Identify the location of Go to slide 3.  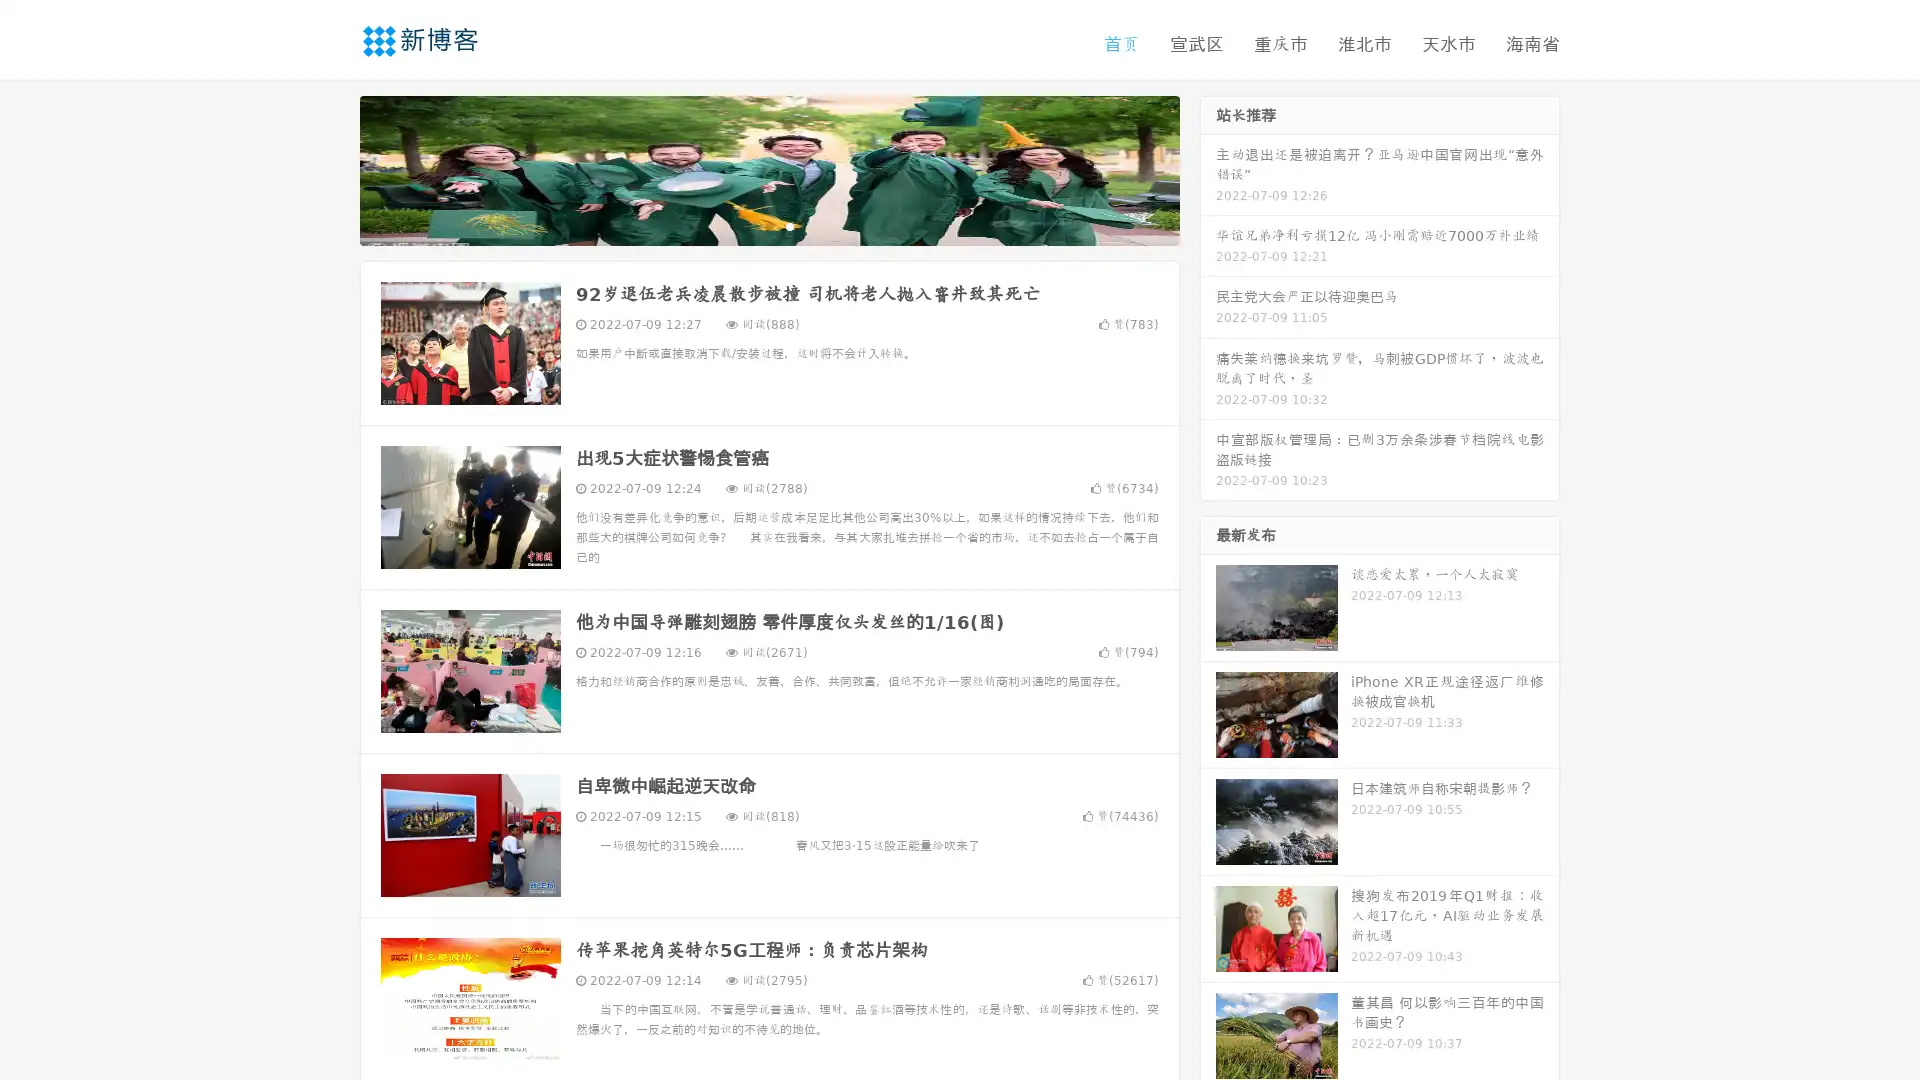
(789, 225).